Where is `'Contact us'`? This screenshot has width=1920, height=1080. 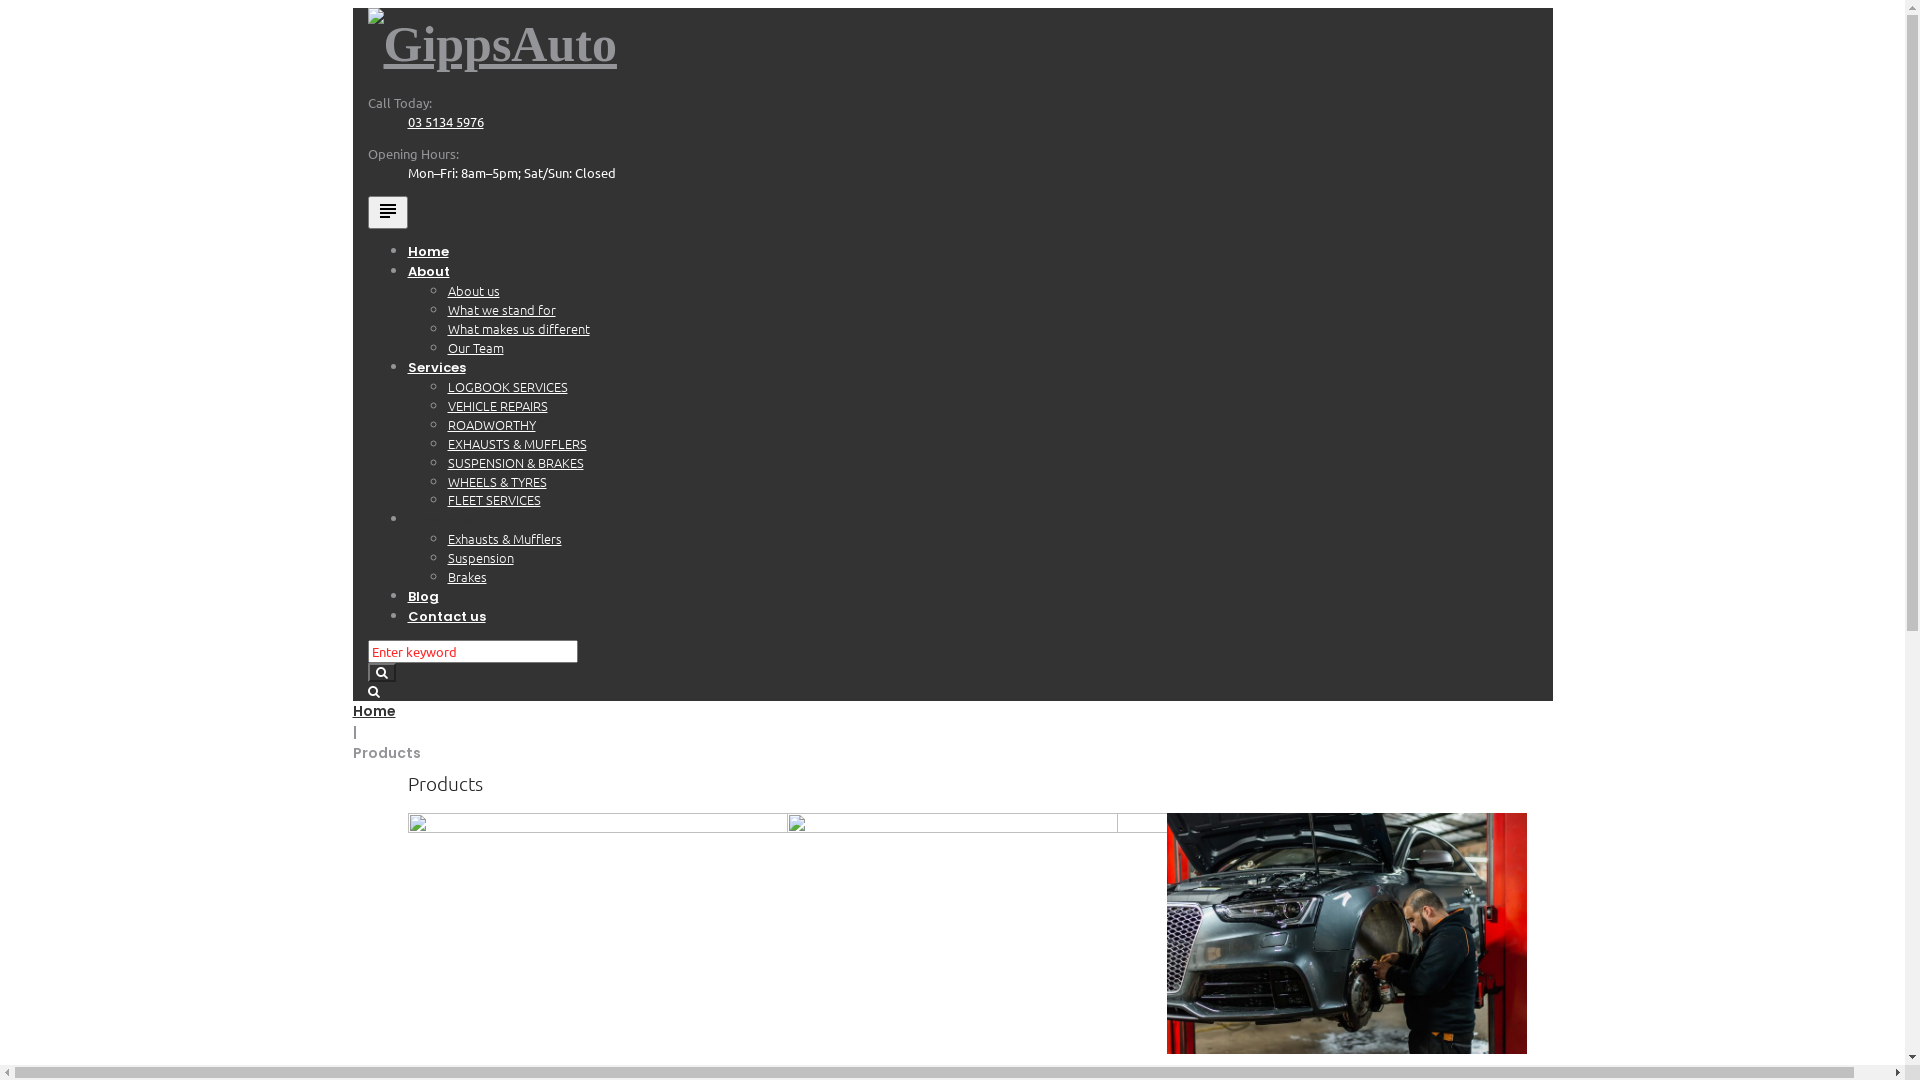
'Contact us' is located at coordinates (445, 615).